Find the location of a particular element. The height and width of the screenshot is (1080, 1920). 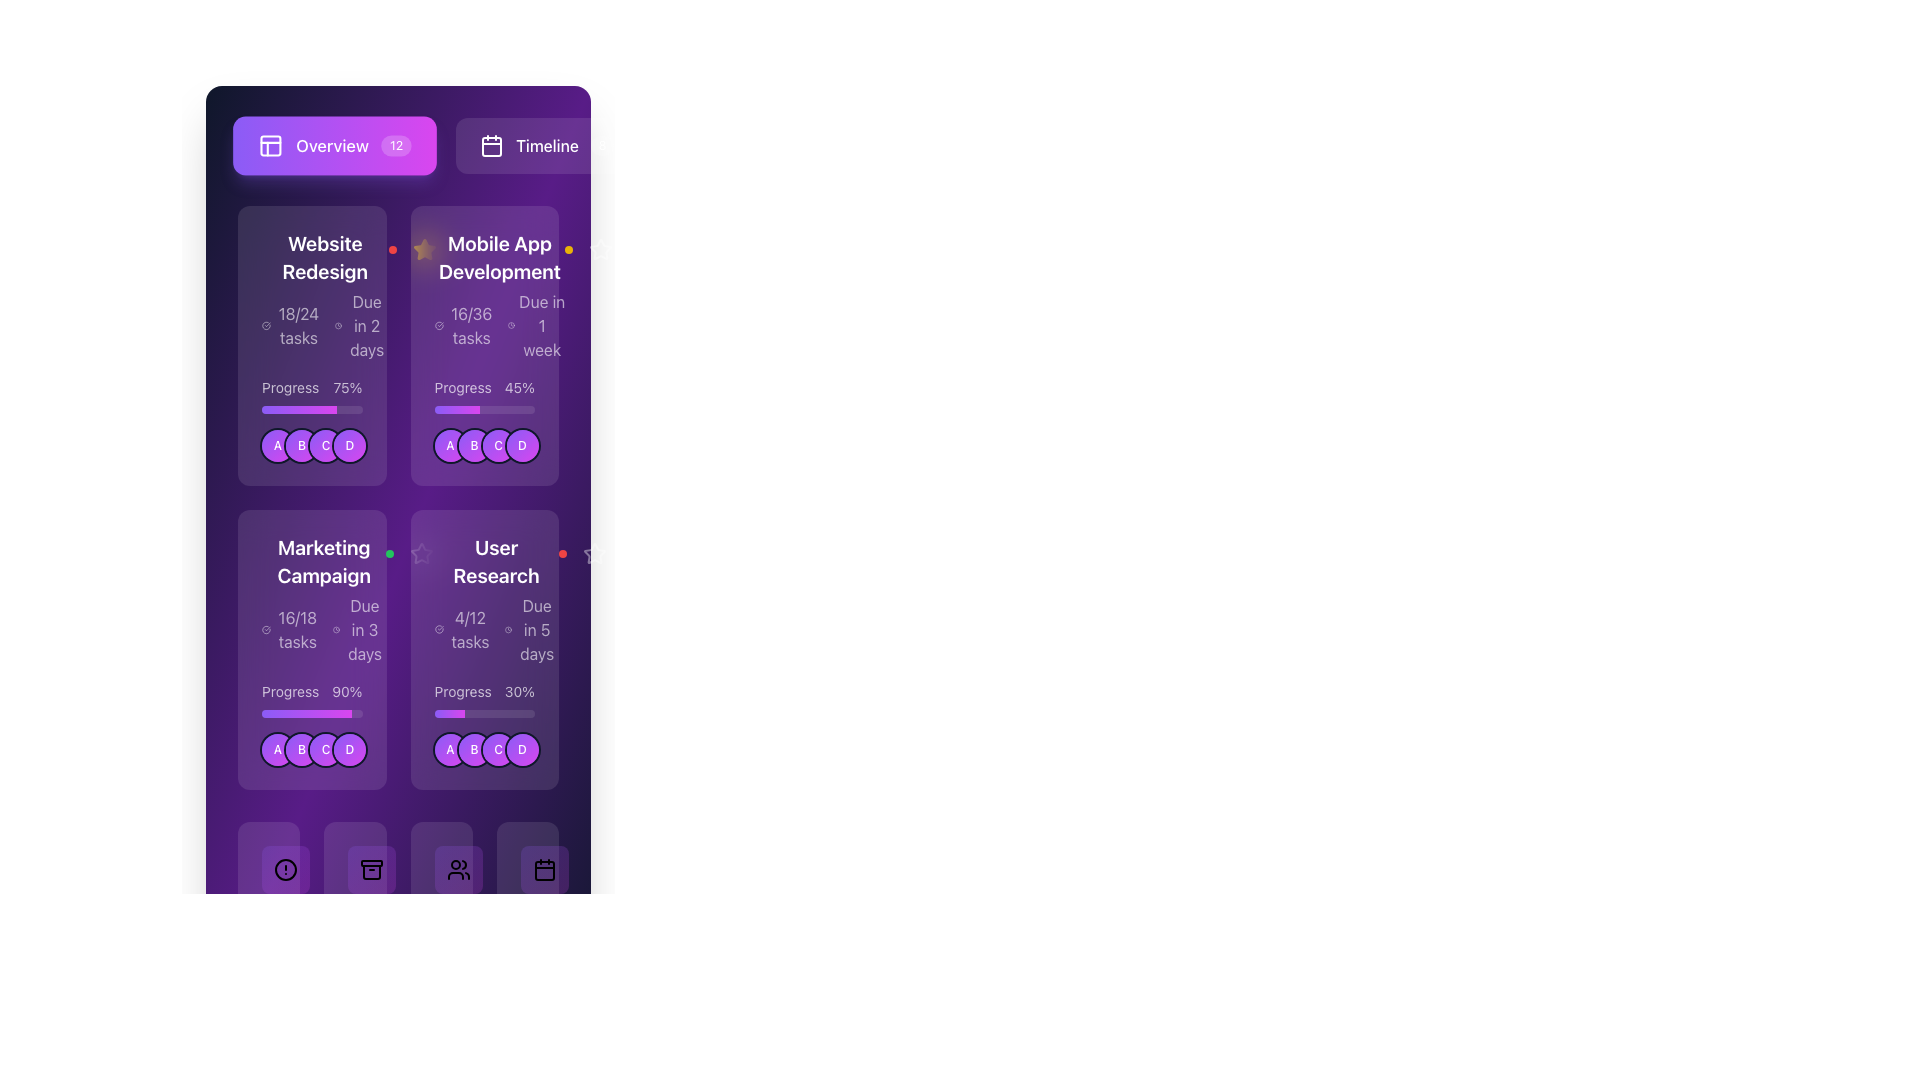

the 'Timeline' icon located at the top right corner of the navigation section, which precedes the label 'Timeline' is located at coordinates (492, 145).